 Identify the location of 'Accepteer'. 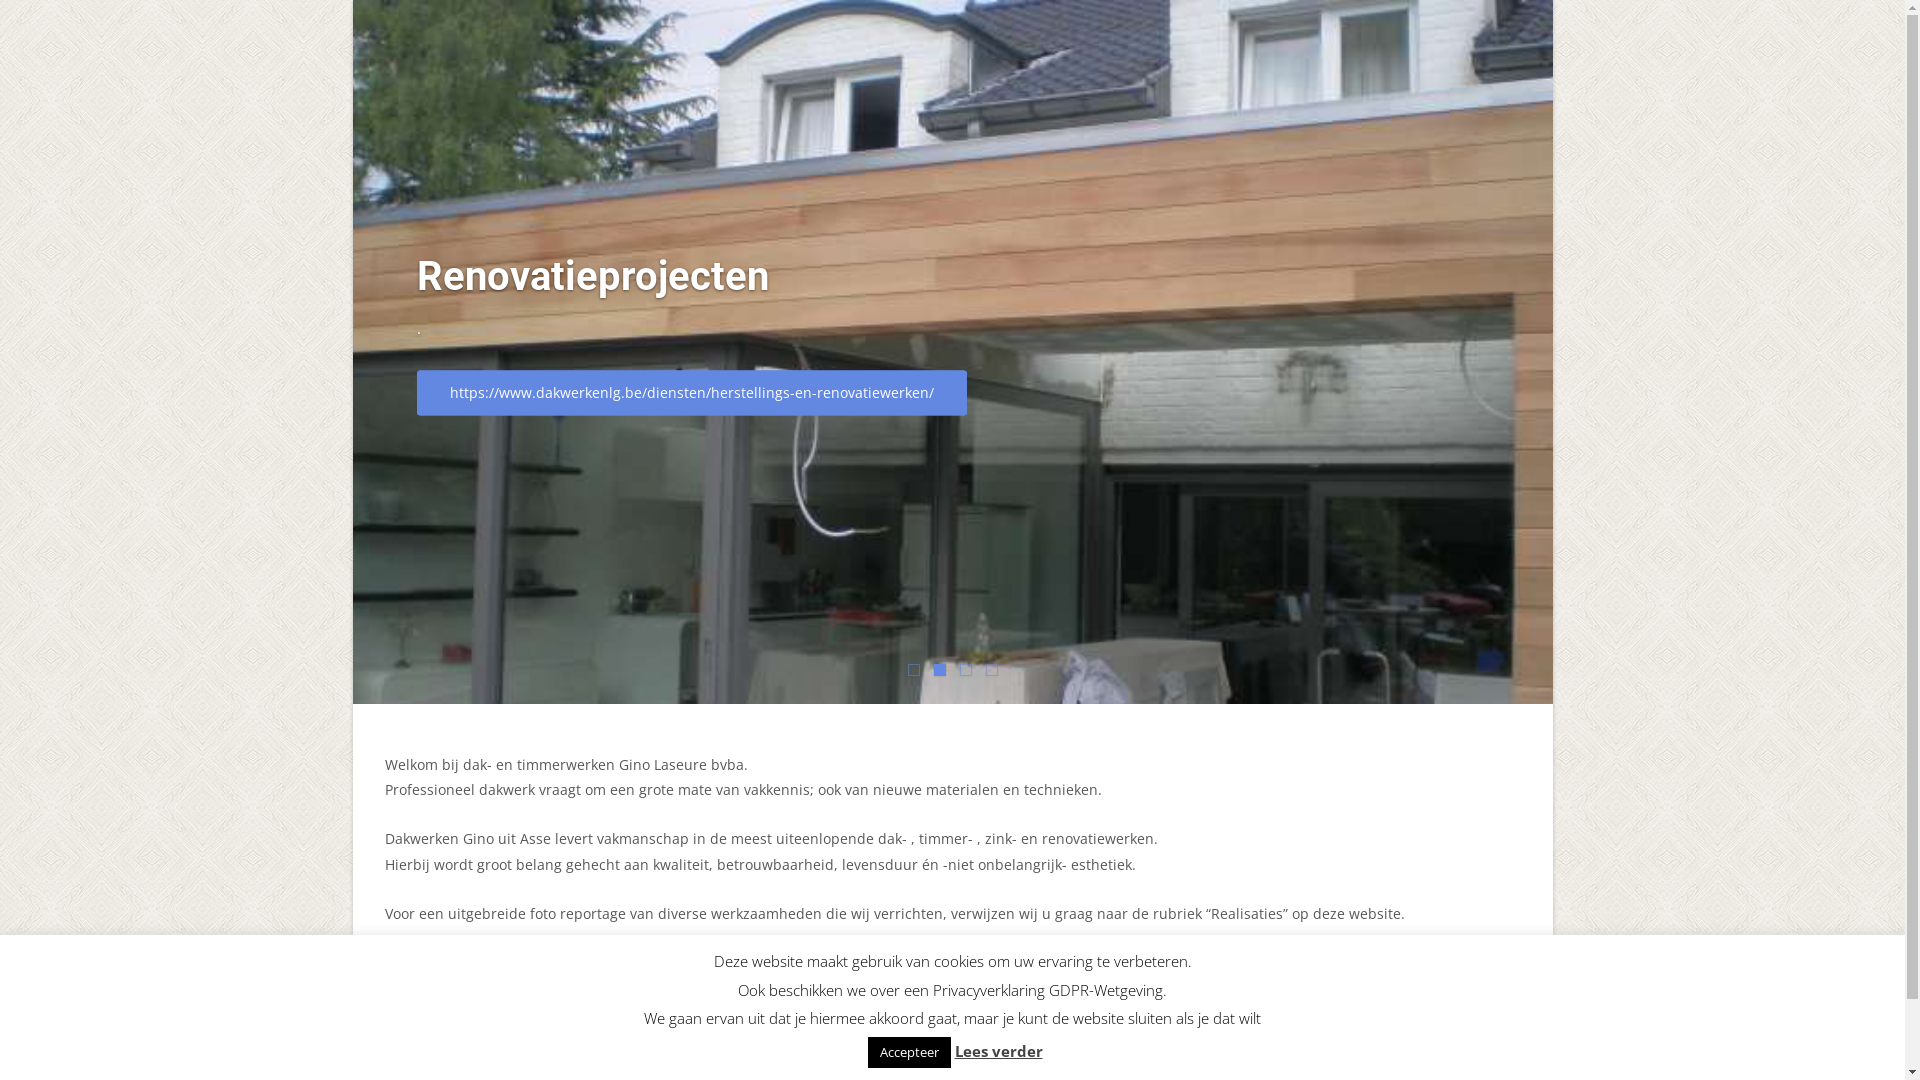
(908, 1051).